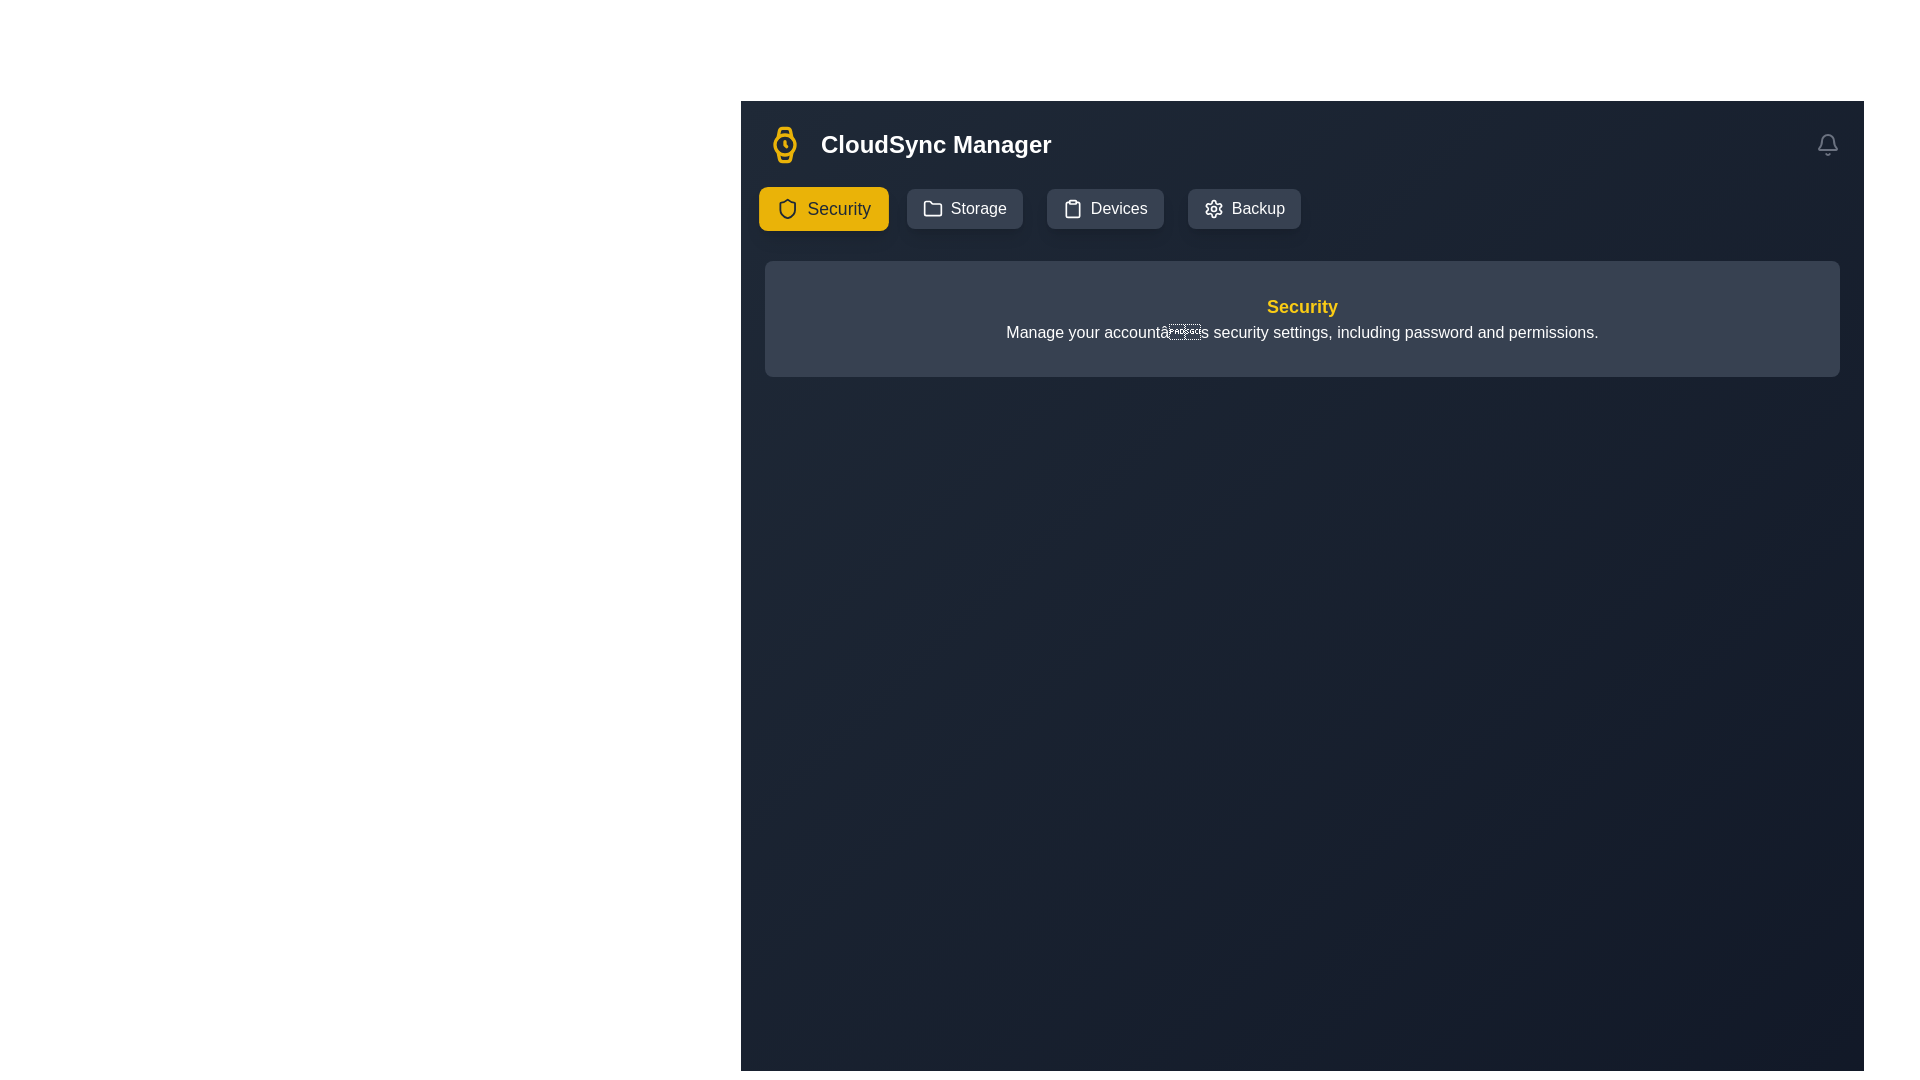 This screenshot has height=1080, width=1920. I want to click on the 'Security' item in the horizontal navigation bar, so click(1302, 208).